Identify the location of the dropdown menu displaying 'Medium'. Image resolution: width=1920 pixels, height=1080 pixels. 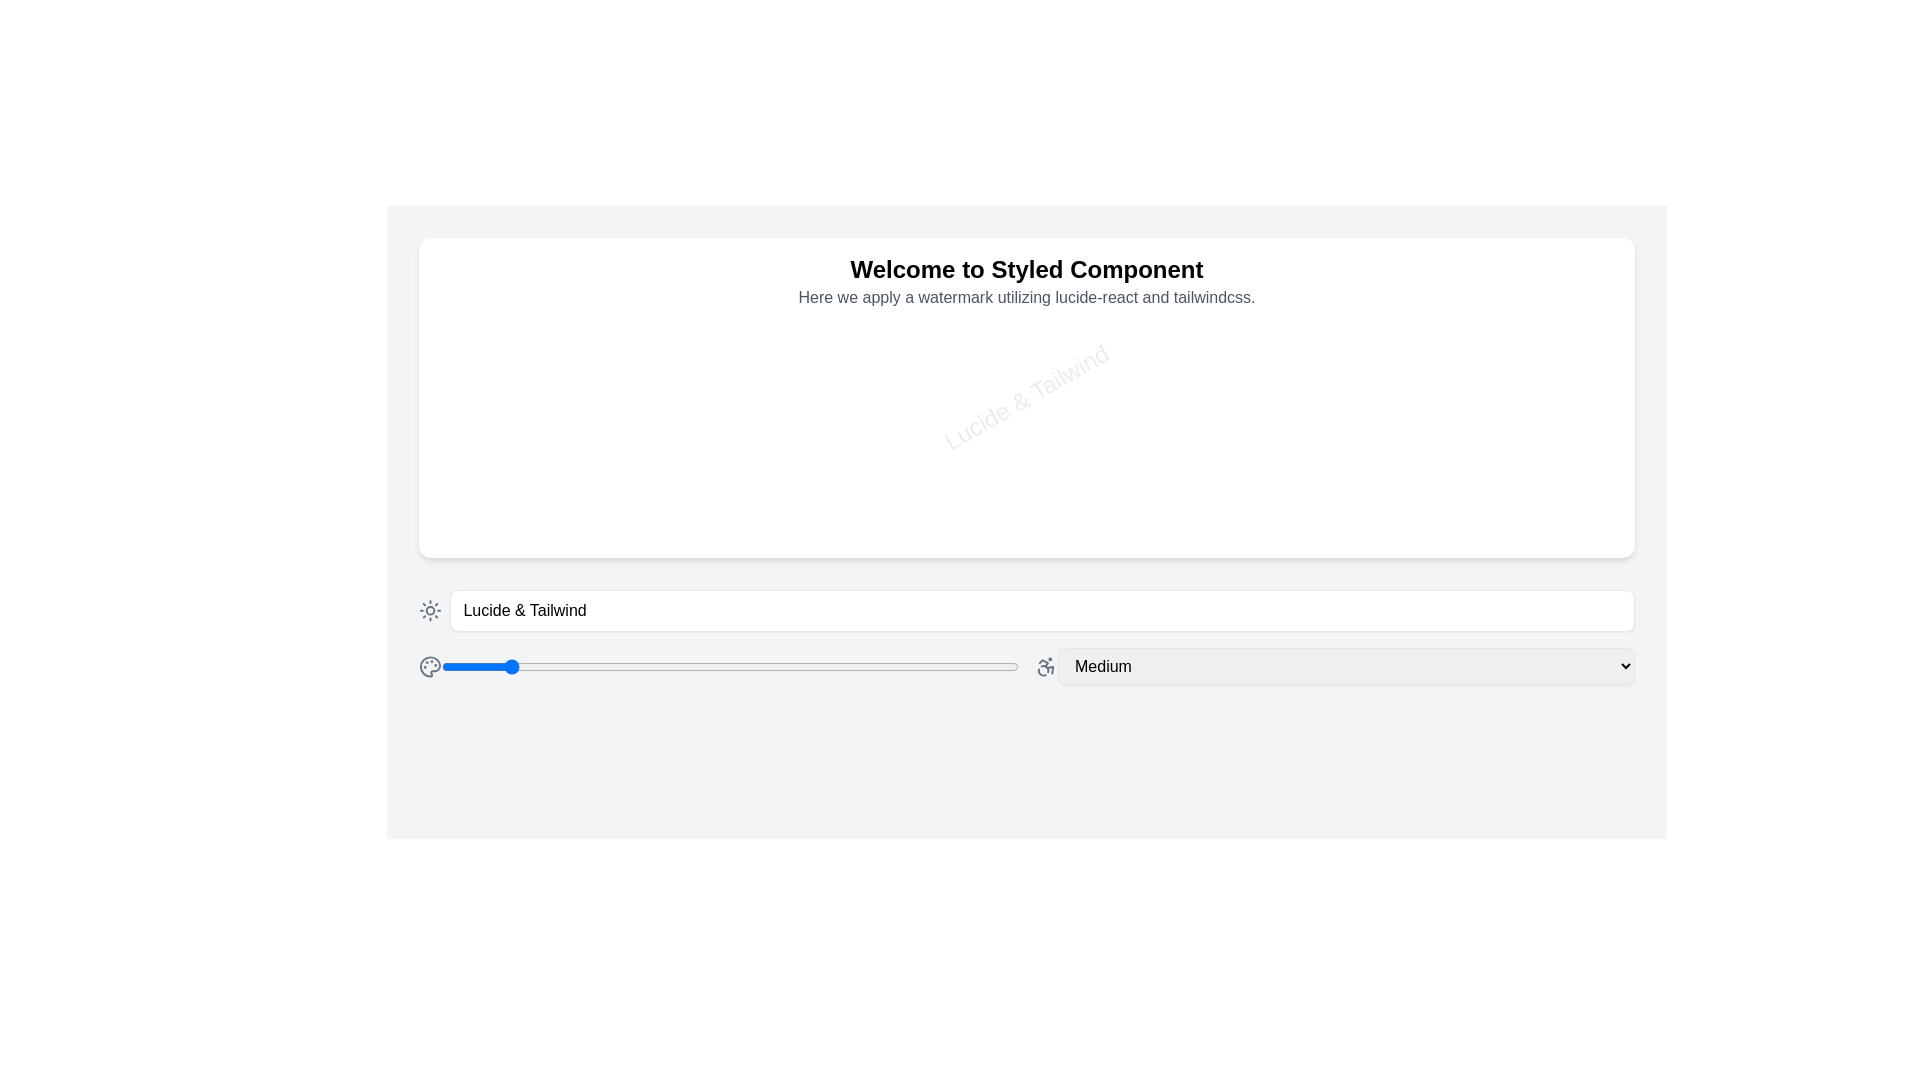
(1346, 666).